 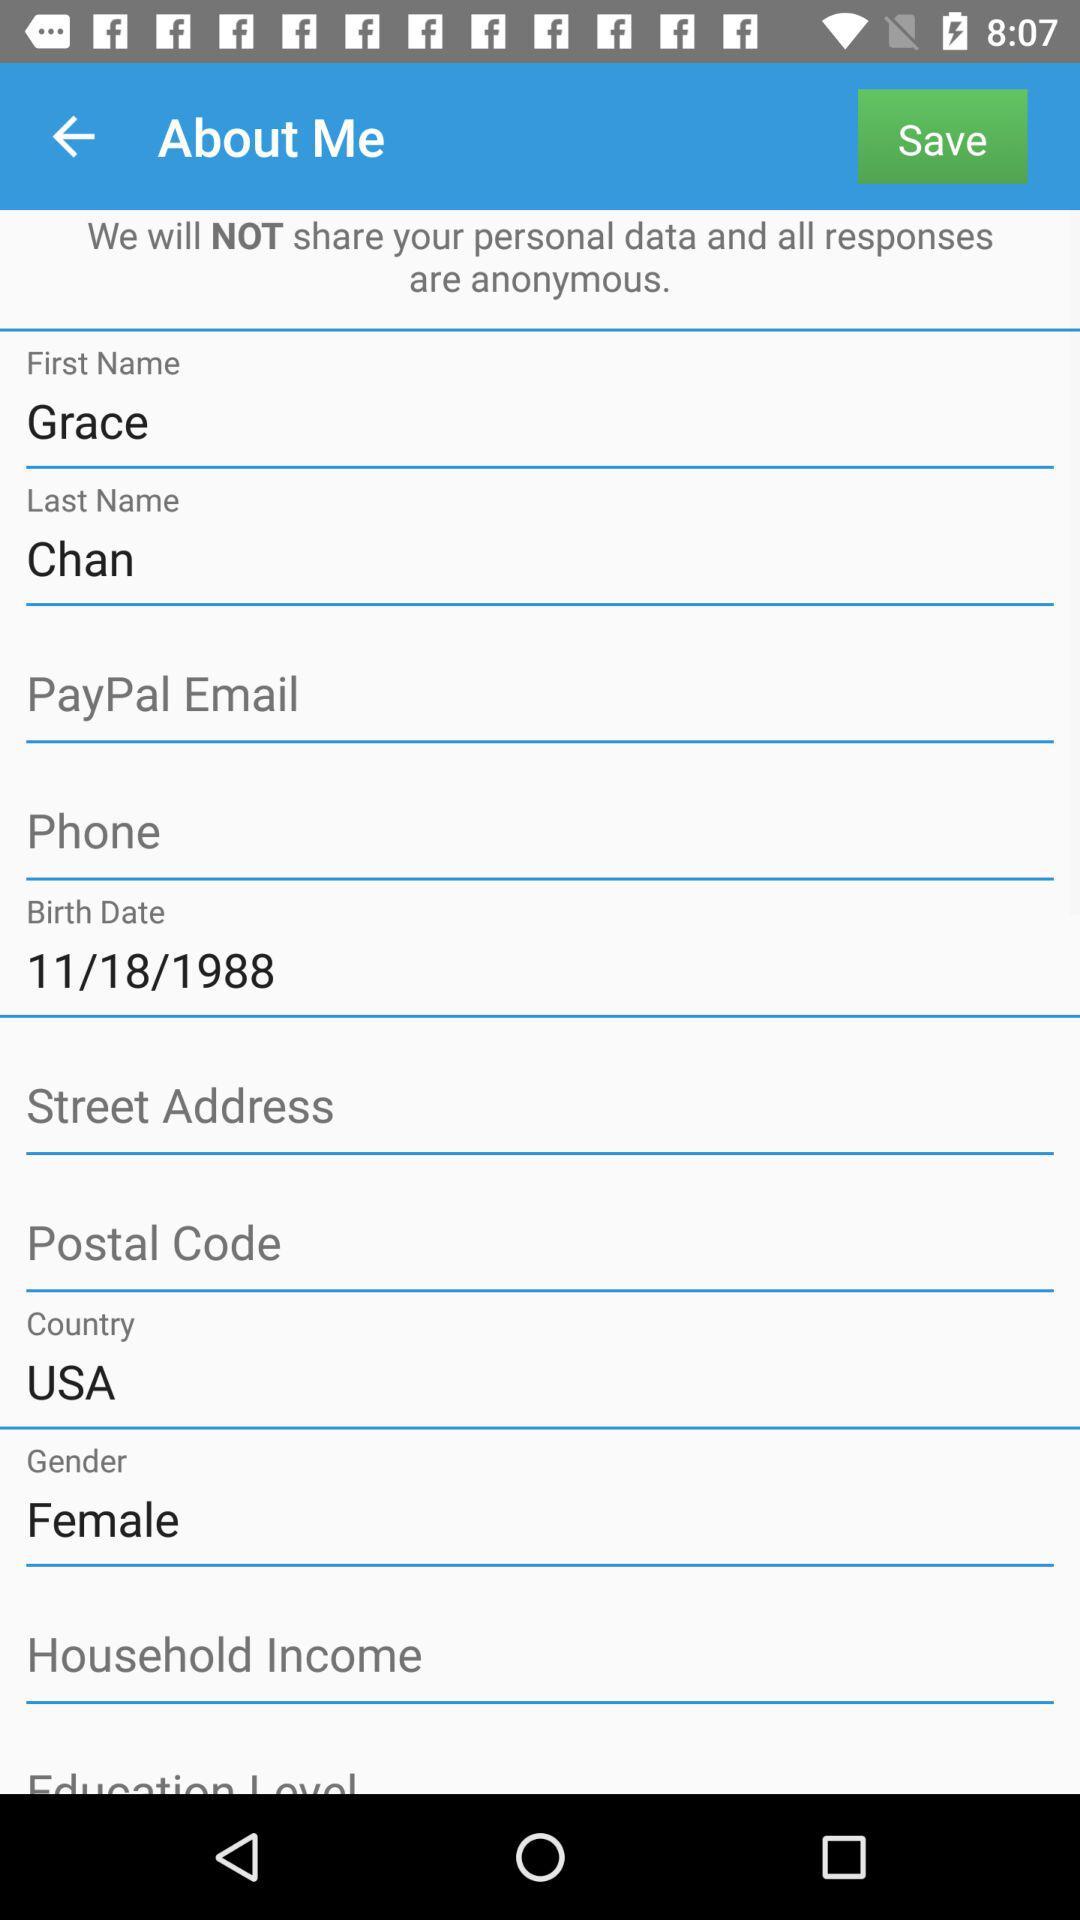 I want to click on information area, so click(x=540, y=1777).